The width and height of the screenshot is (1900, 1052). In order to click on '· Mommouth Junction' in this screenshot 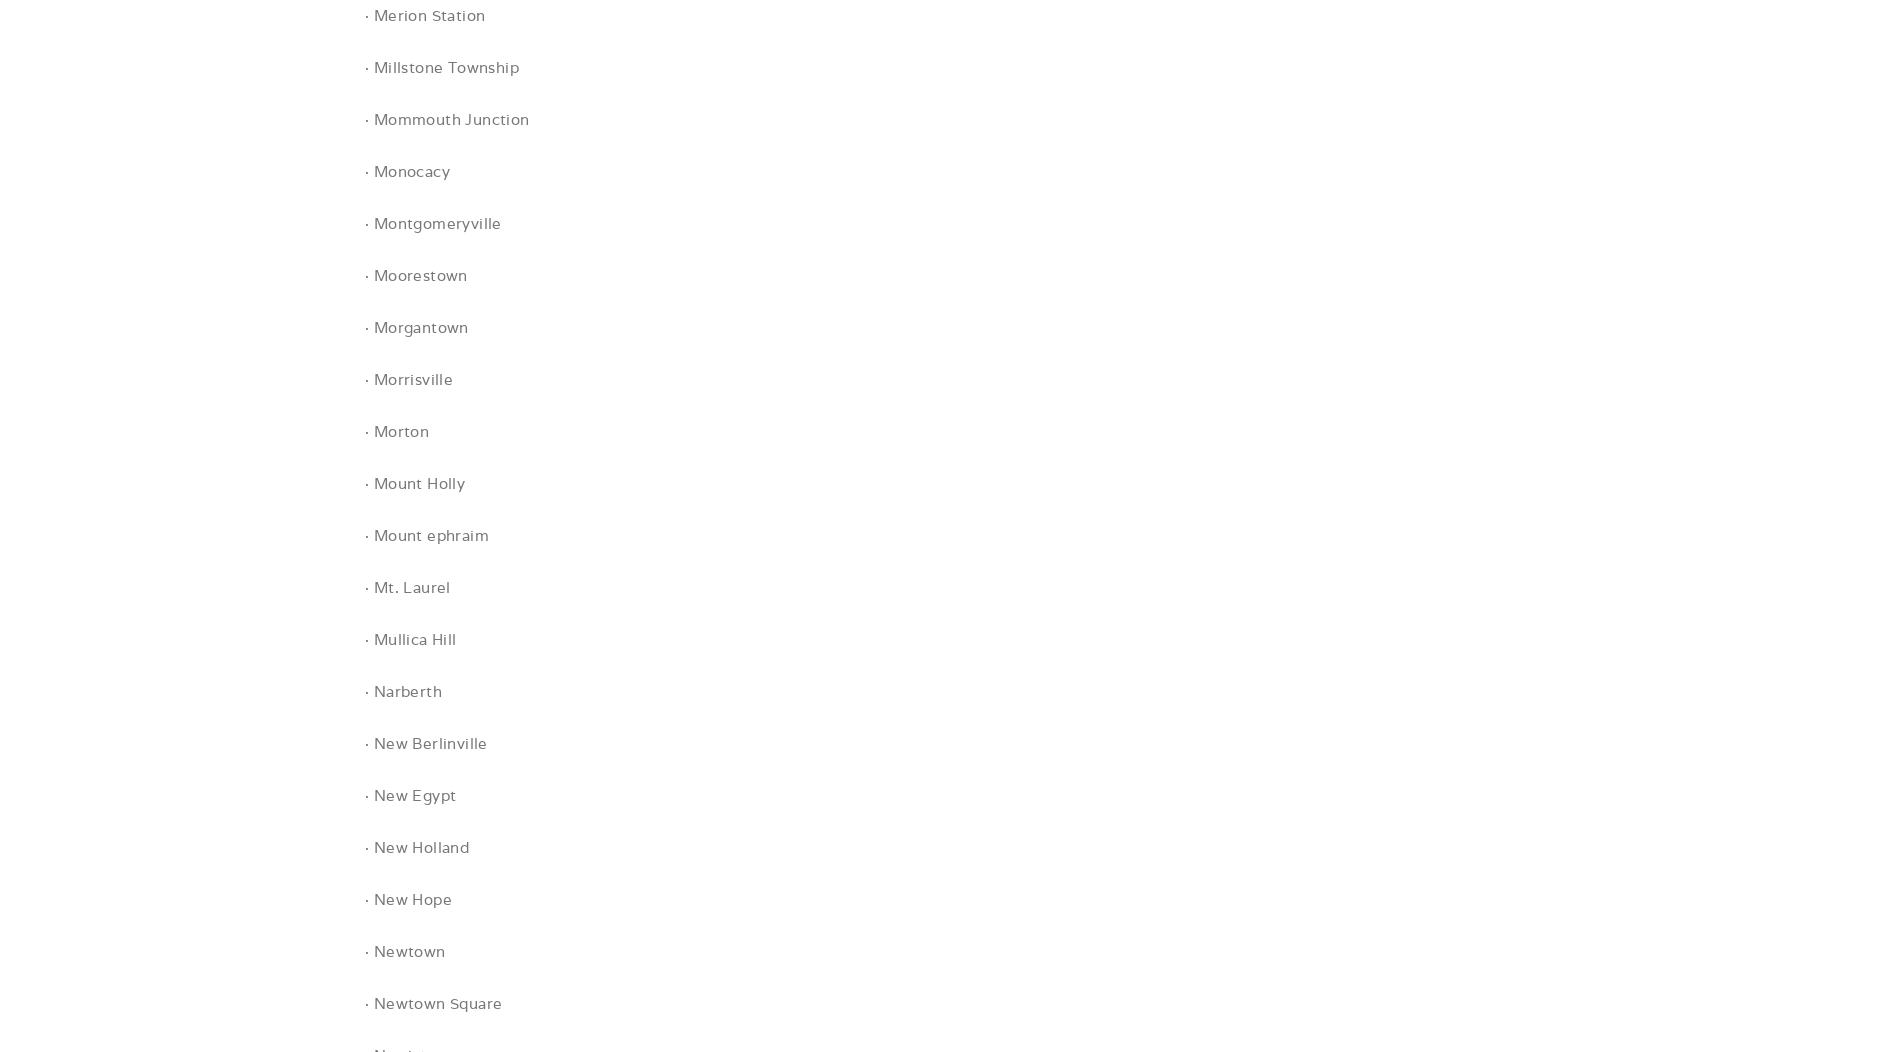, I will do `click(446, 119)`.